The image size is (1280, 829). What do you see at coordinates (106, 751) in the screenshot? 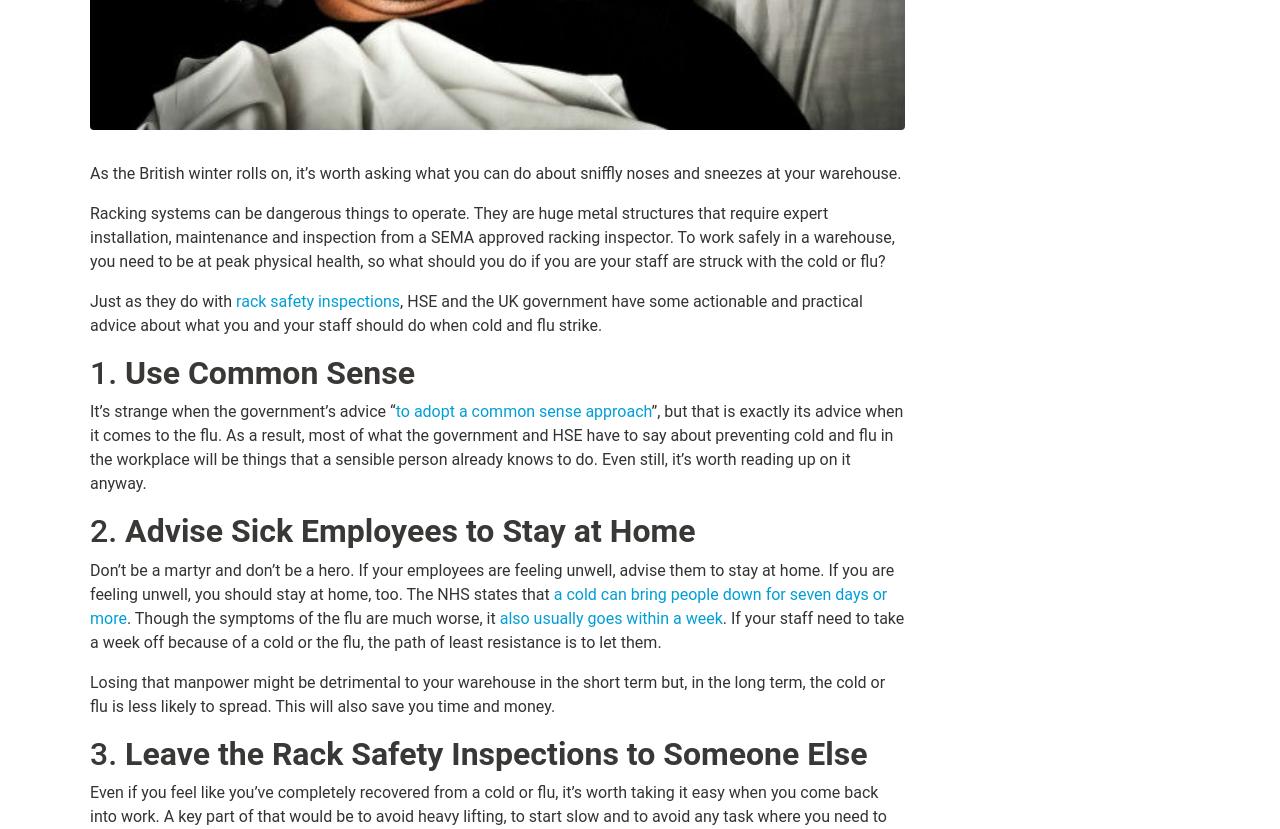
I see `'3.'` at bounding box center [106, 751].